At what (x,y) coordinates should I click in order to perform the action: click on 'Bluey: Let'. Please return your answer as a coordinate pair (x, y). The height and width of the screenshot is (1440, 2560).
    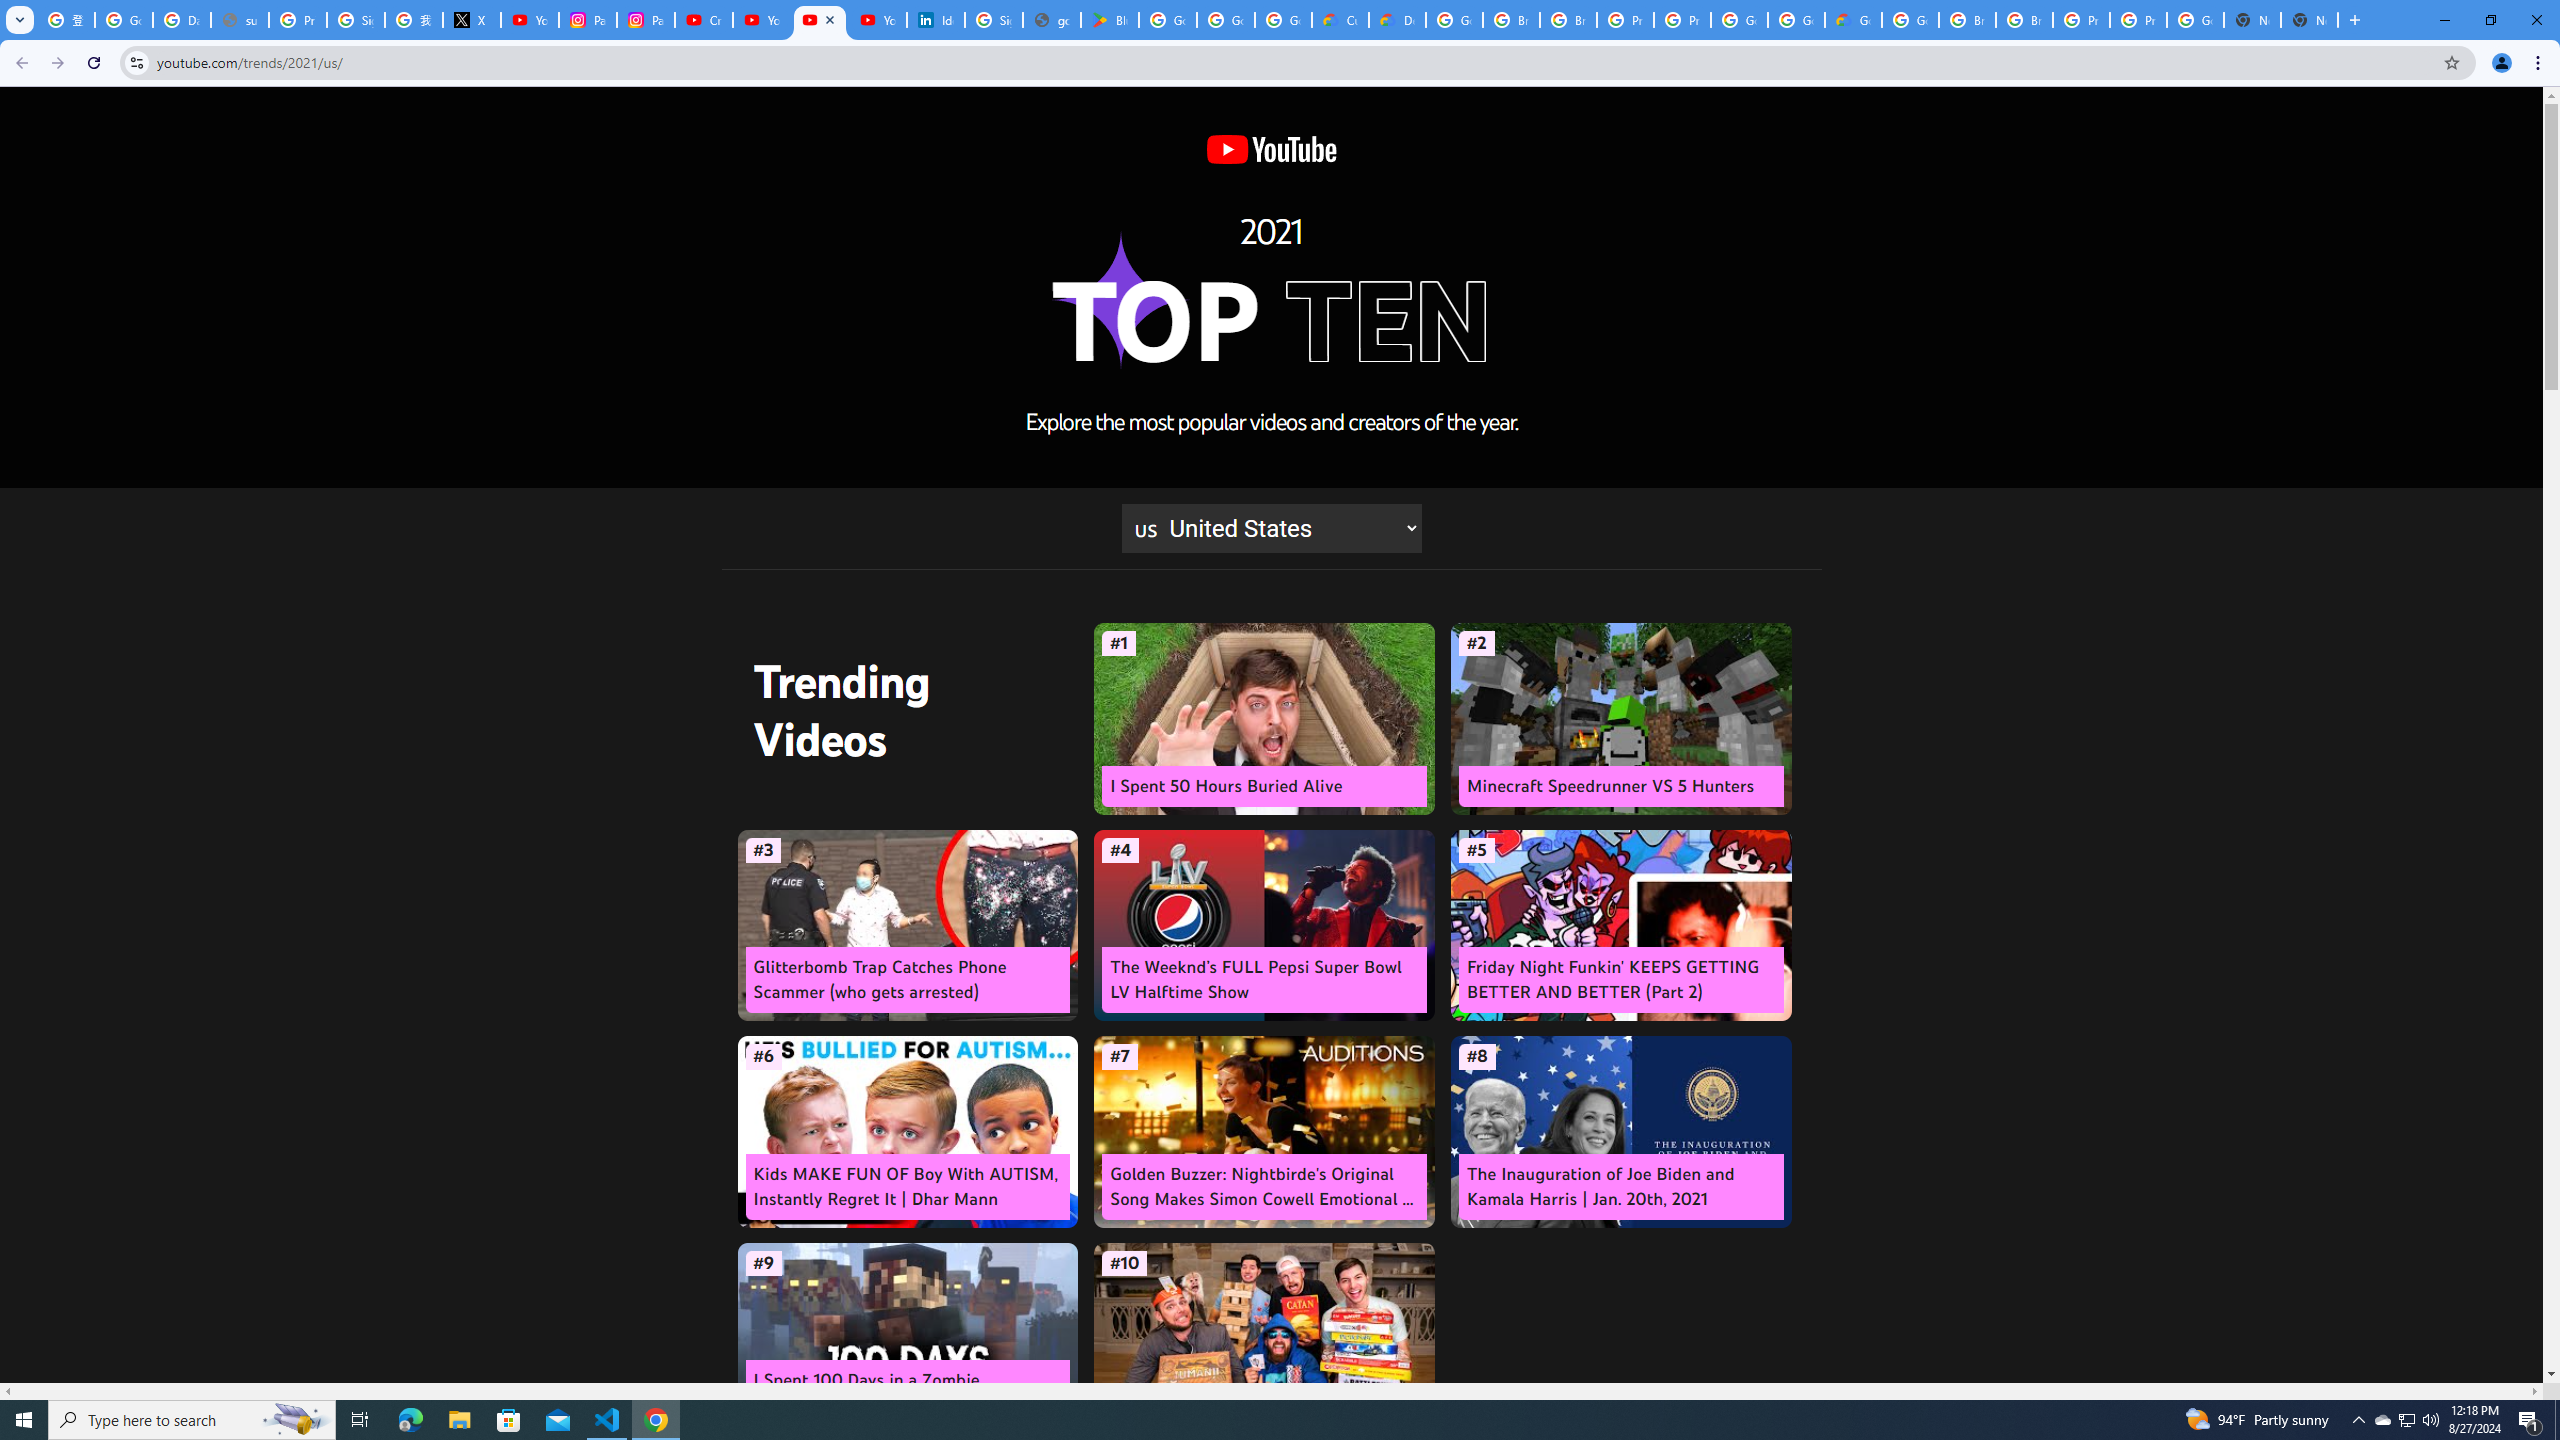
    Looking at the image, I should click on (1108, 19).